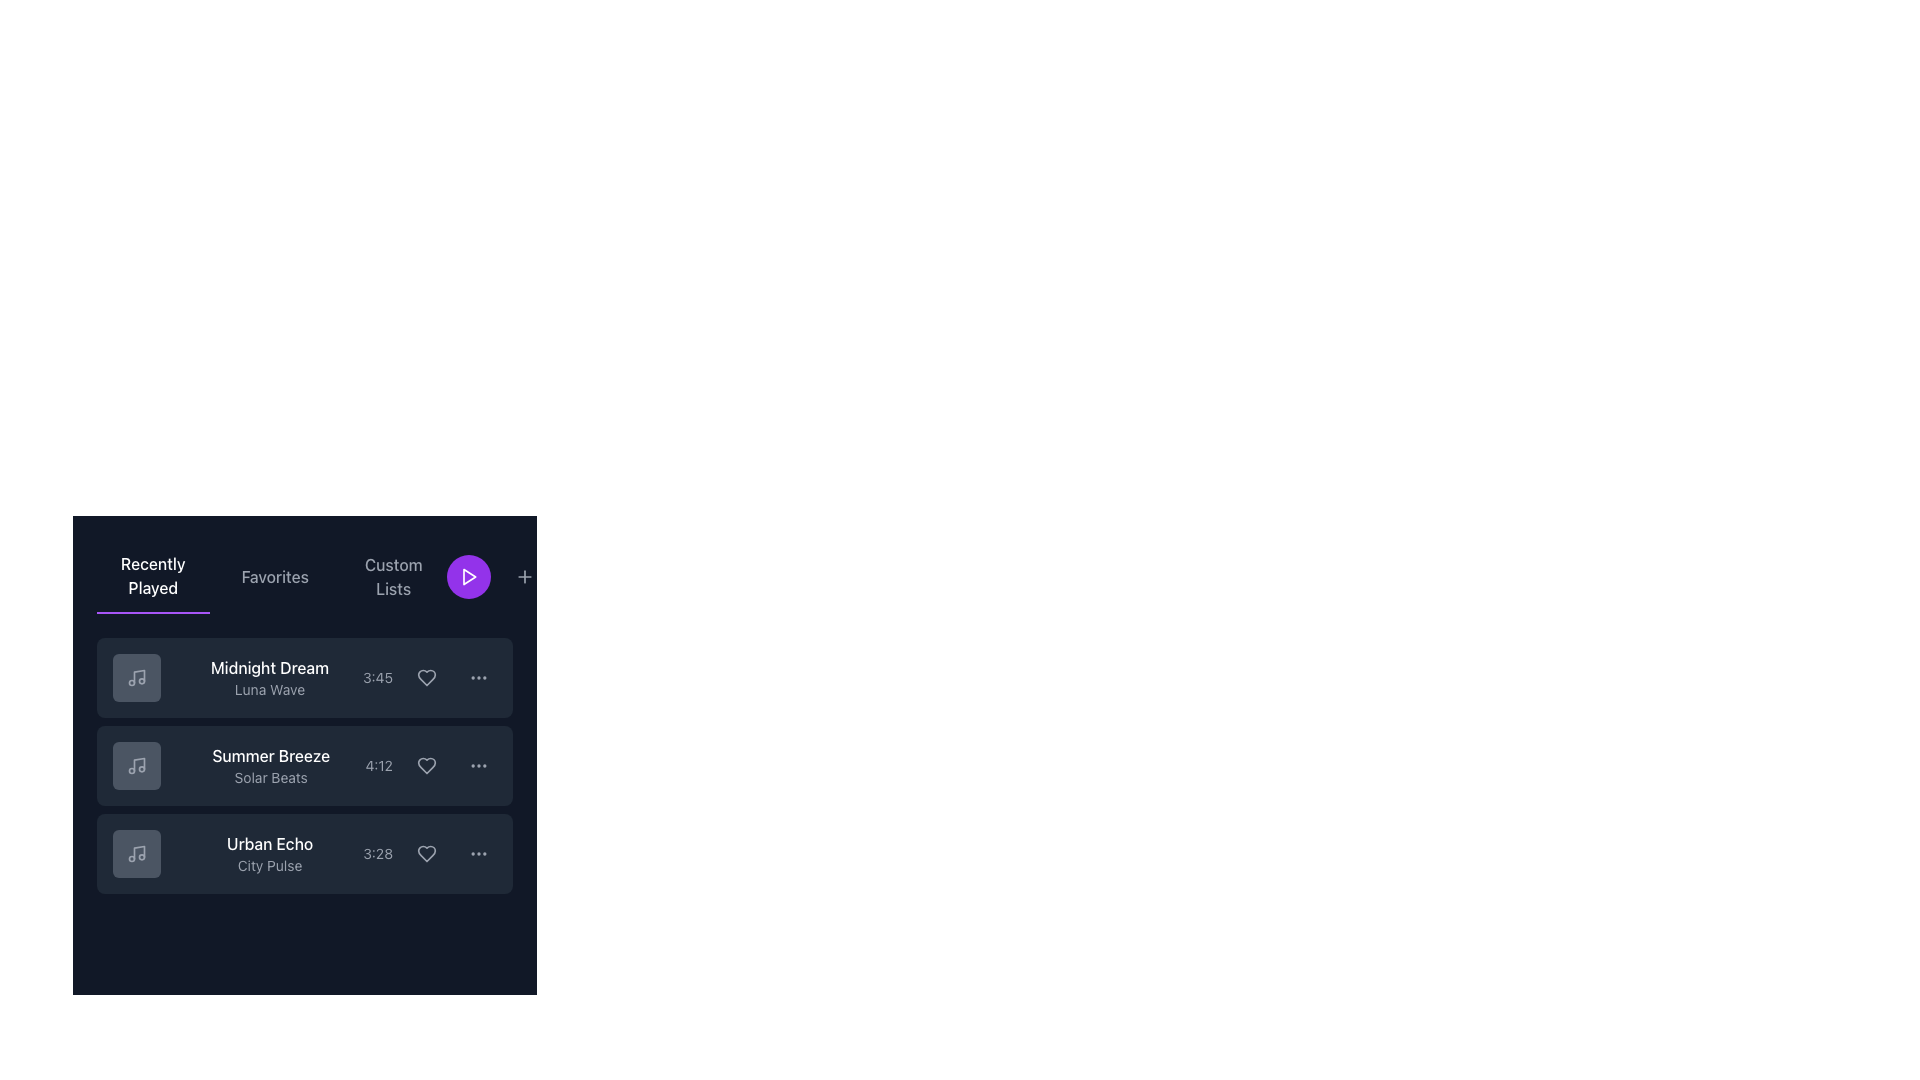 This screenshot has width=1920, height=1080. What do you see at coordinates (269, 844) in the screenshot?
I see `the Text label displaying the title 'Urban Echo', located in the third list item of the 'Recently Played' section, above the subtitle 'City Pulse'` at bounding box center [269, 844].